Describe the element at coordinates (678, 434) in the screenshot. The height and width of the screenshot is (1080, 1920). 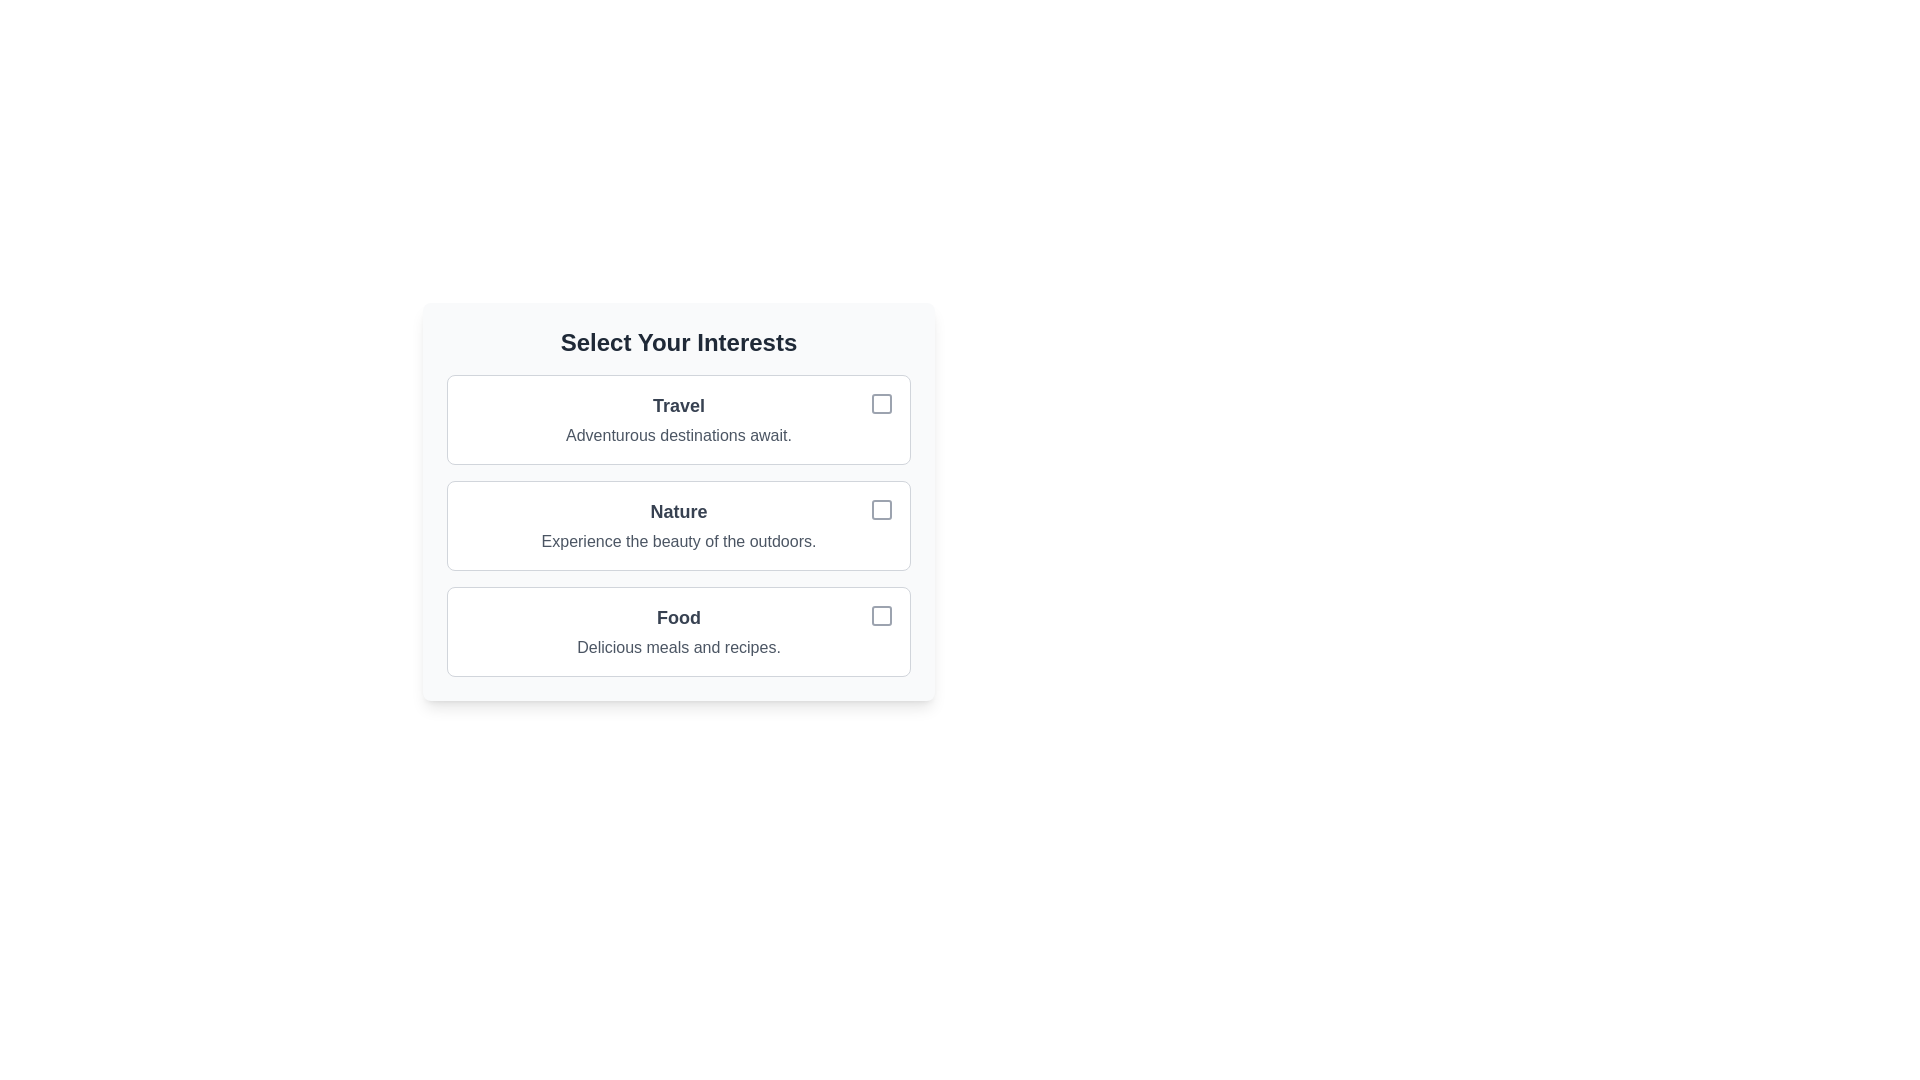
I see `the interactive elements related to the text snippet 'Adventurous destinations await.' which is displayed in medium gray color below the bold title 'Travel'` at that location.